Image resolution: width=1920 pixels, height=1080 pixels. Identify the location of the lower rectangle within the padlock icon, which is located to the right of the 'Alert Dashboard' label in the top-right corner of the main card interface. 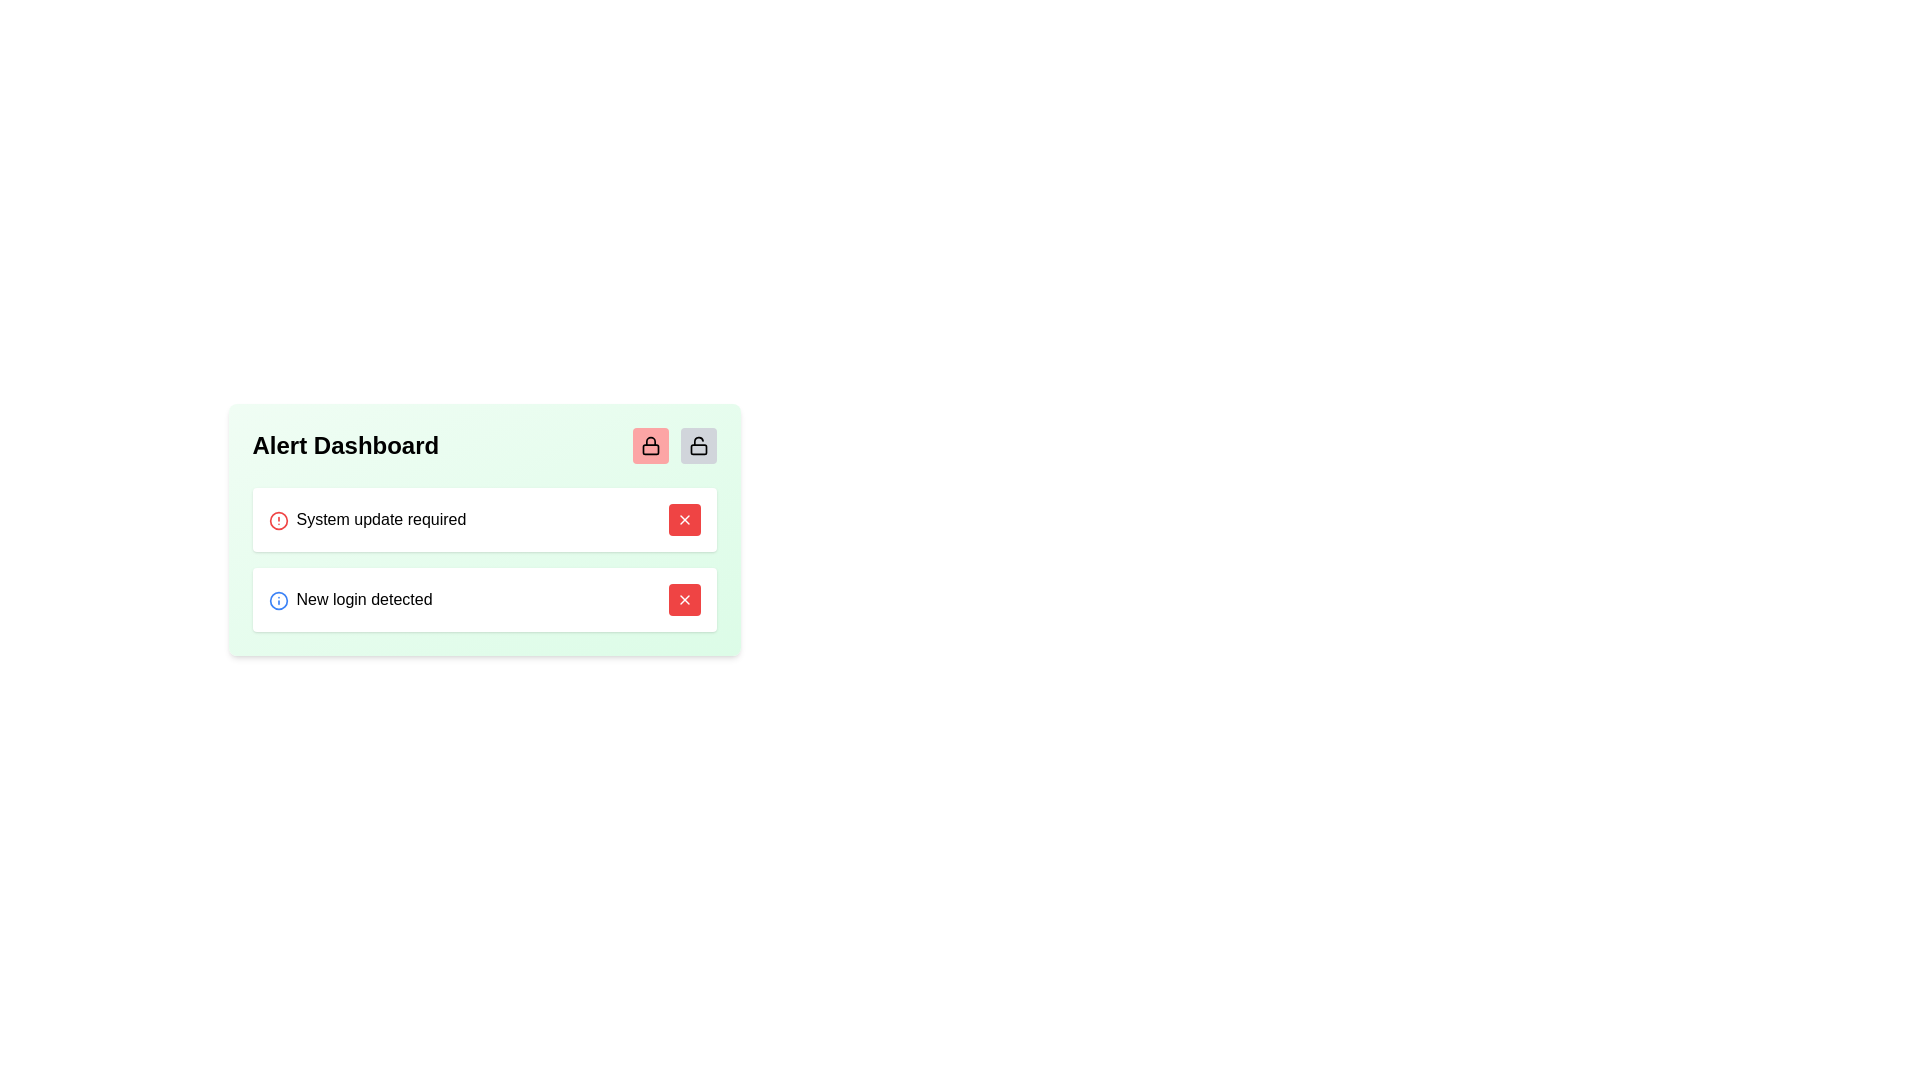
(650, 448).